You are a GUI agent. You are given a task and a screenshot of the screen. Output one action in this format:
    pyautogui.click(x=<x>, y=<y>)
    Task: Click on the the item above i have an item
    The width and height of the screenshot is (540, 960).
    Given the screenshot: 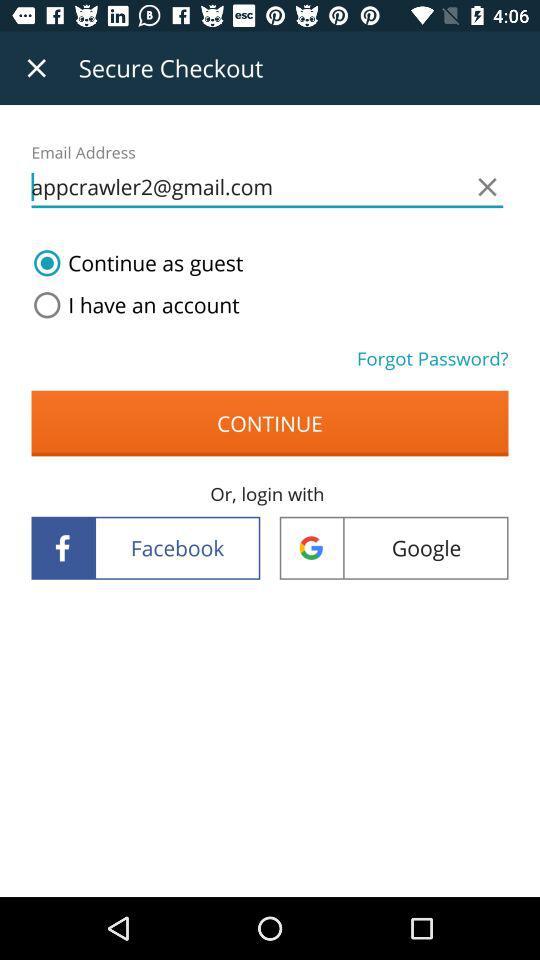 What is the action you would take?
    pyautogui.click(x=134, y=262)
    